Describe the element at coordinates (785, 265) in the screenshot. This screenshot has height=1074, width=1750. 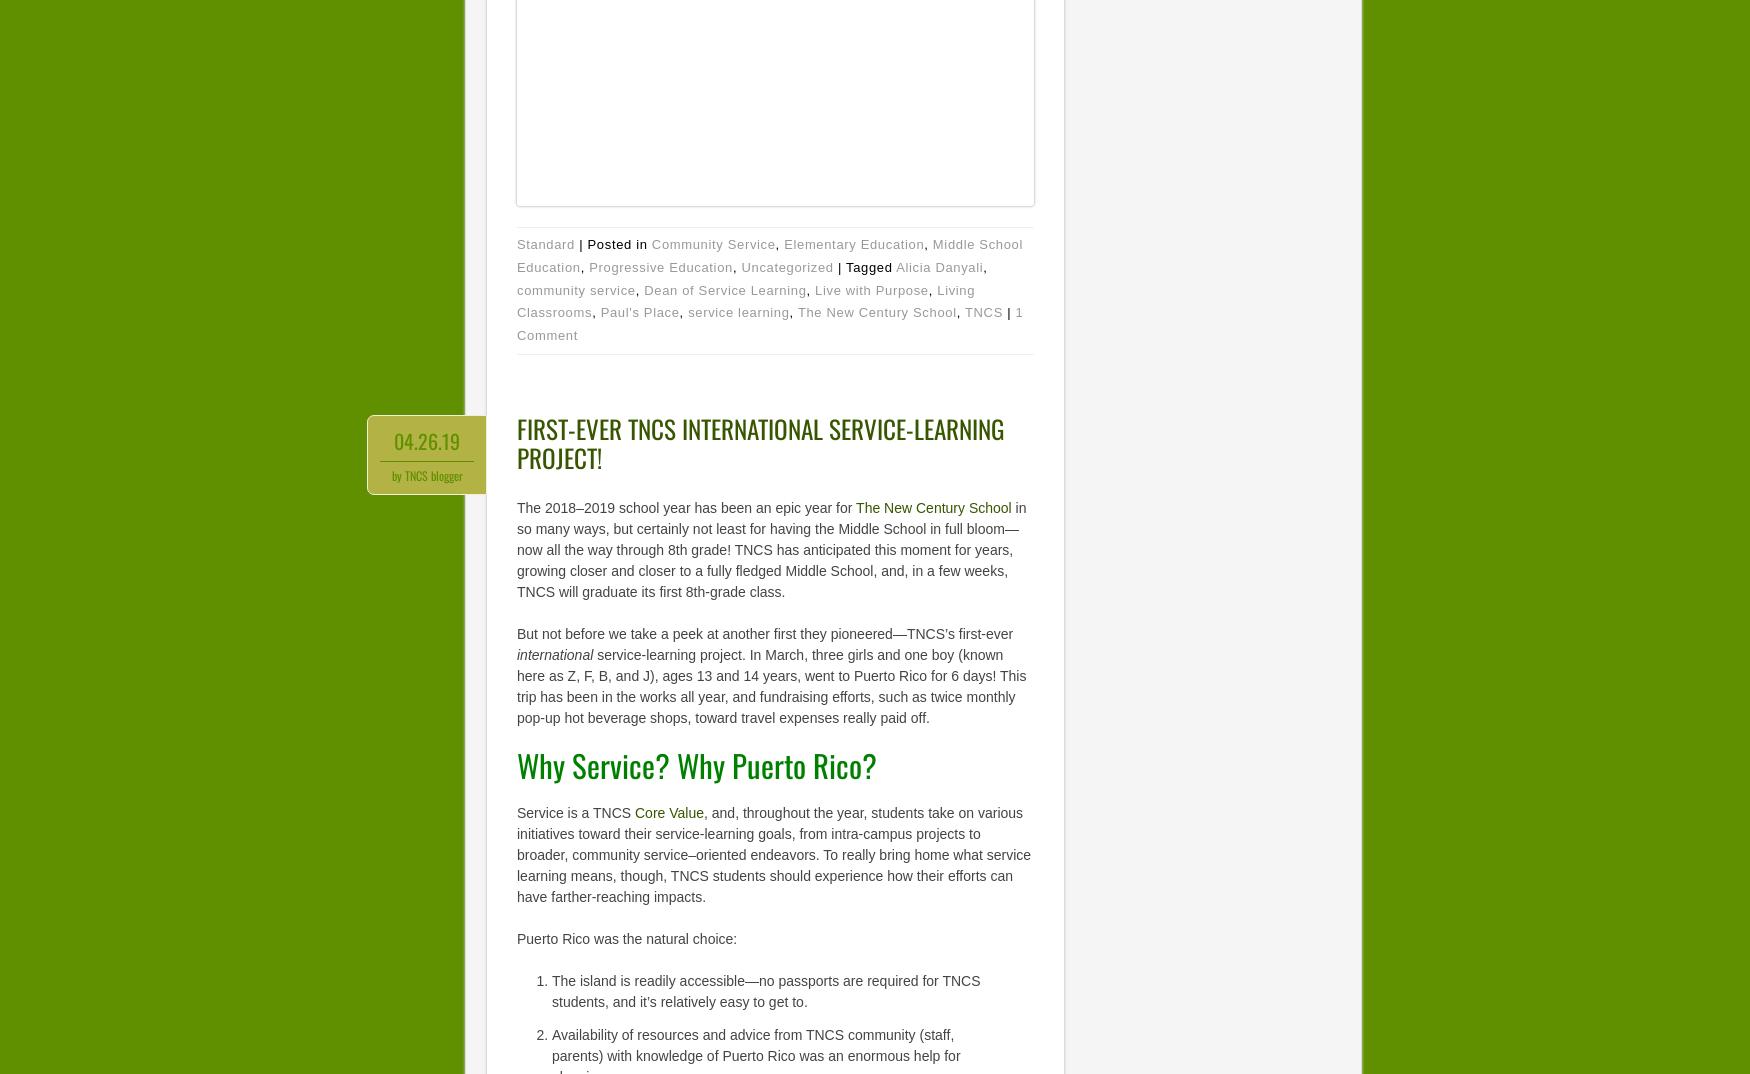
I see `'Uncategorized'` at that location.